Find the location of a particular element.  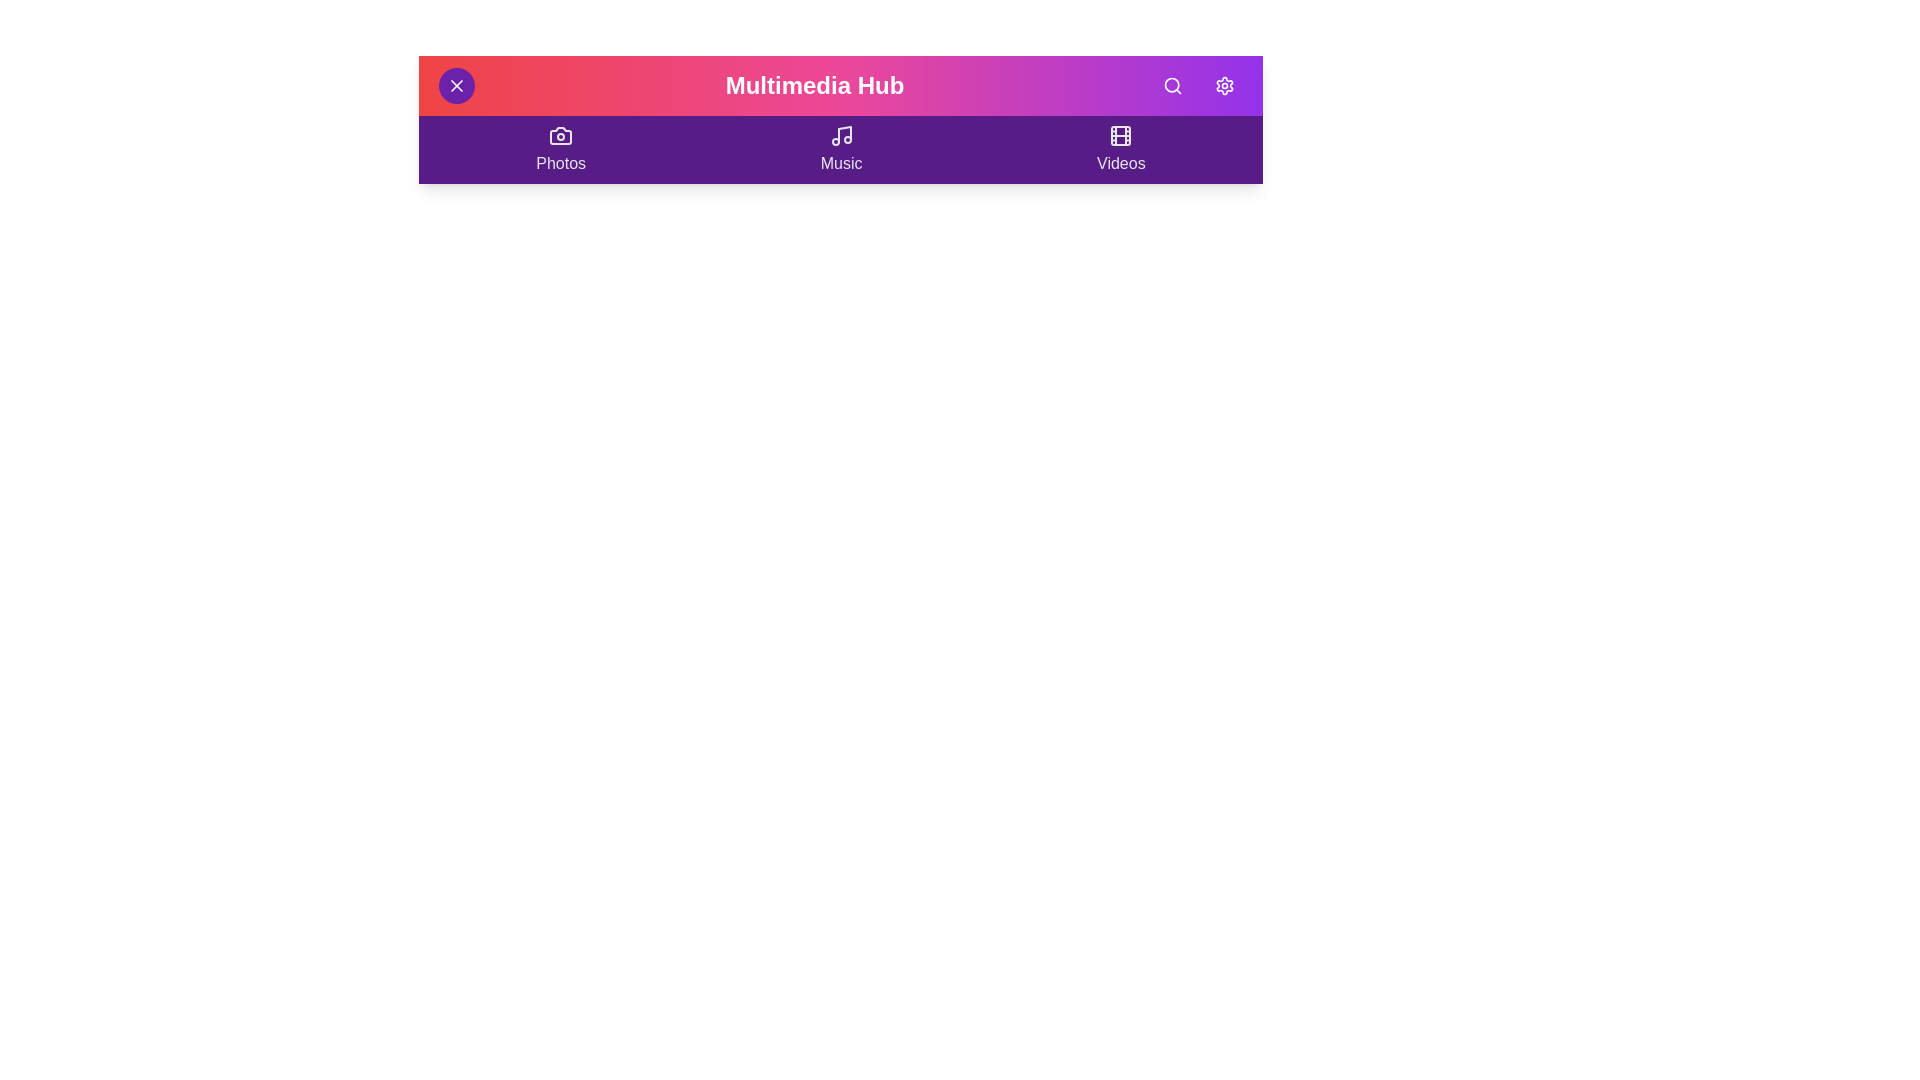

the toggle button to change the menu visibility is located at coordinates (455, 84).